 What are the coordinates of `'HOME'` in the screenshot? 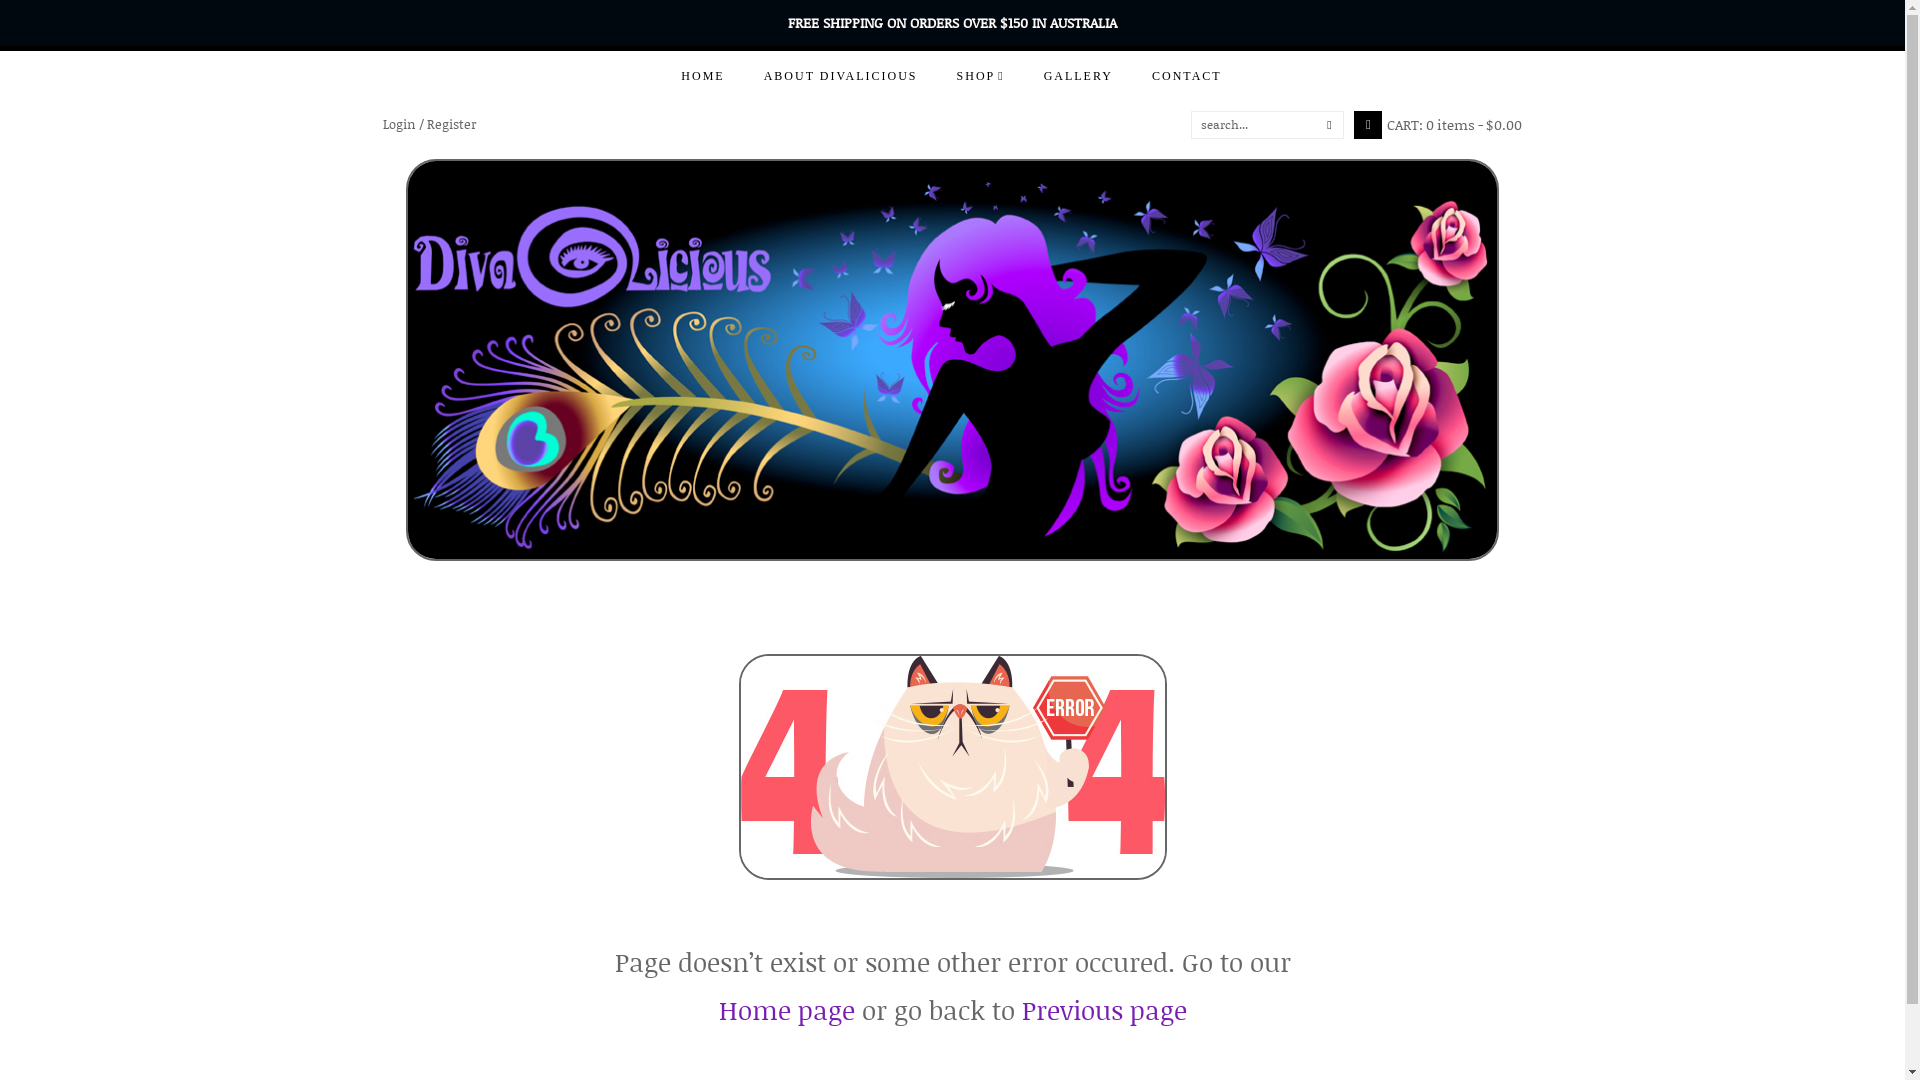 It's located at (702, 75).